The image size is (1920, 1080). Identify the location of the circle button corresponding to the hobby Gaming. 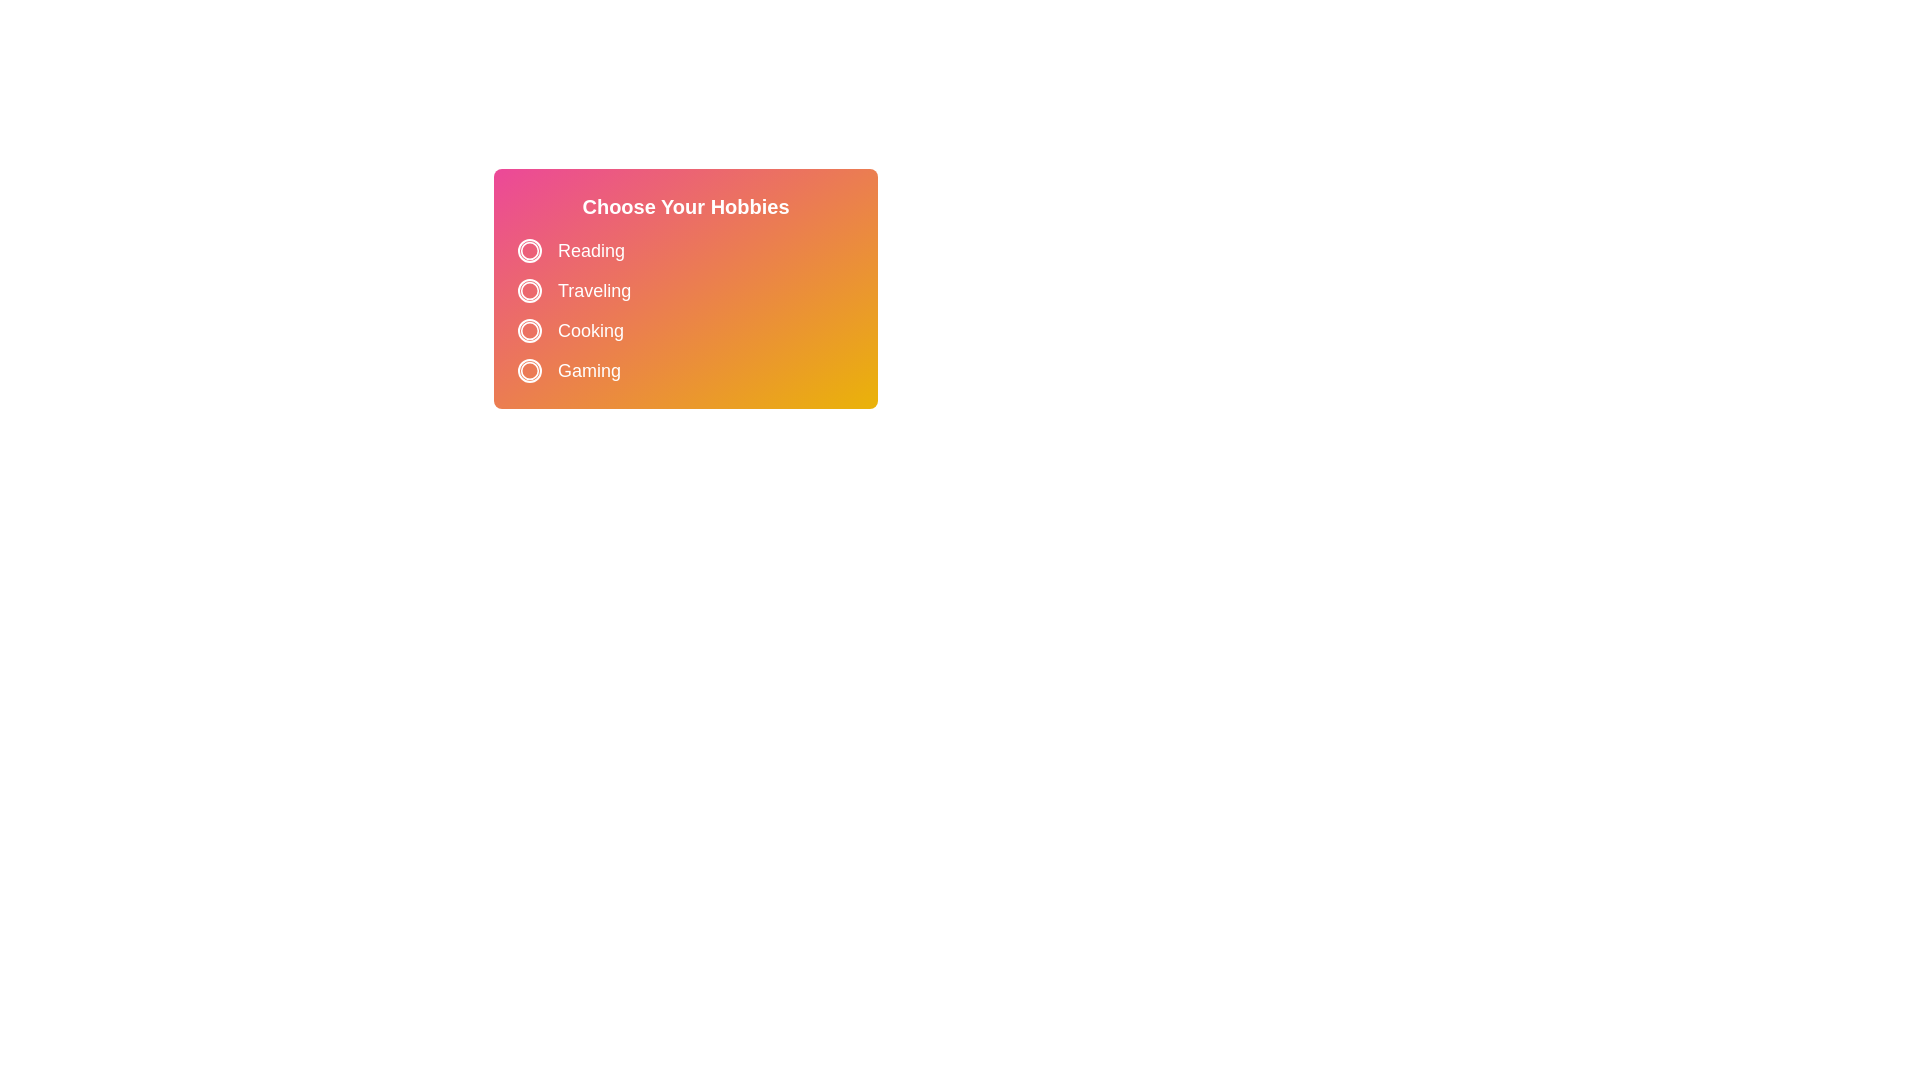
(529, 370).